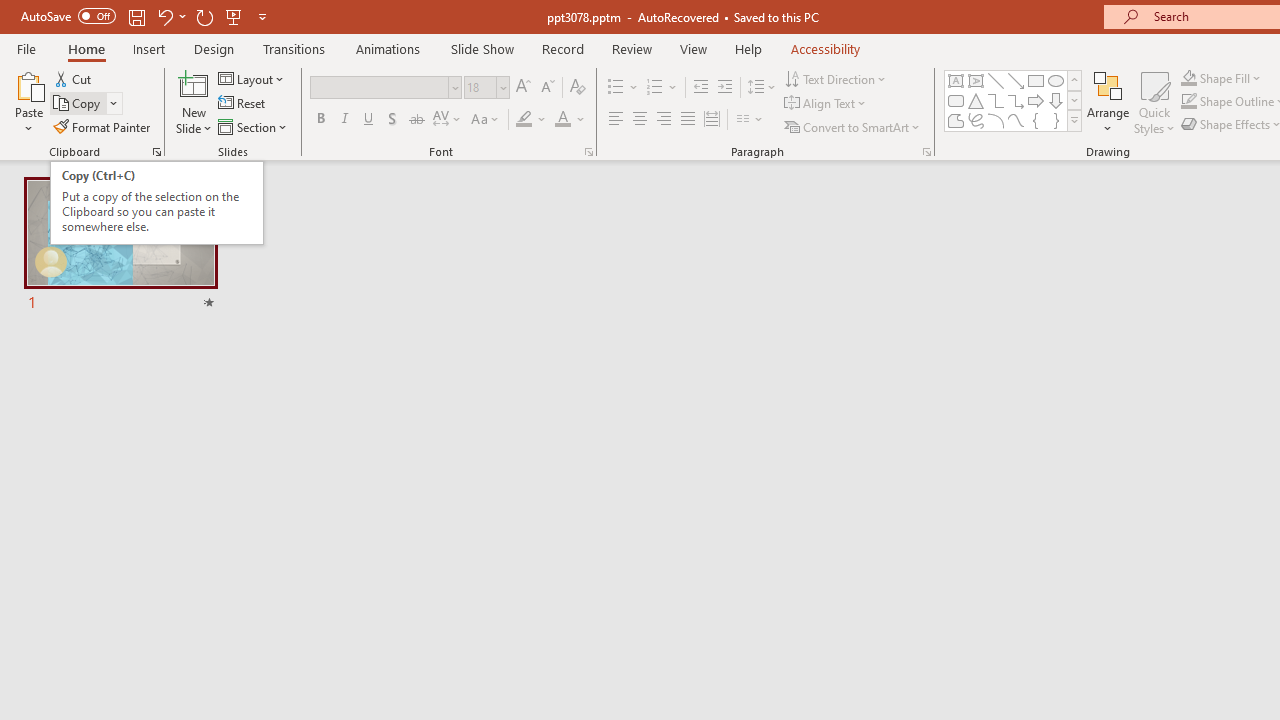 The height and width of the screenshot is (720, 1280). What do you see at coordinates (28, 84) in the screenshot?
I see `'Paste'` at bounding box center [28, 84].